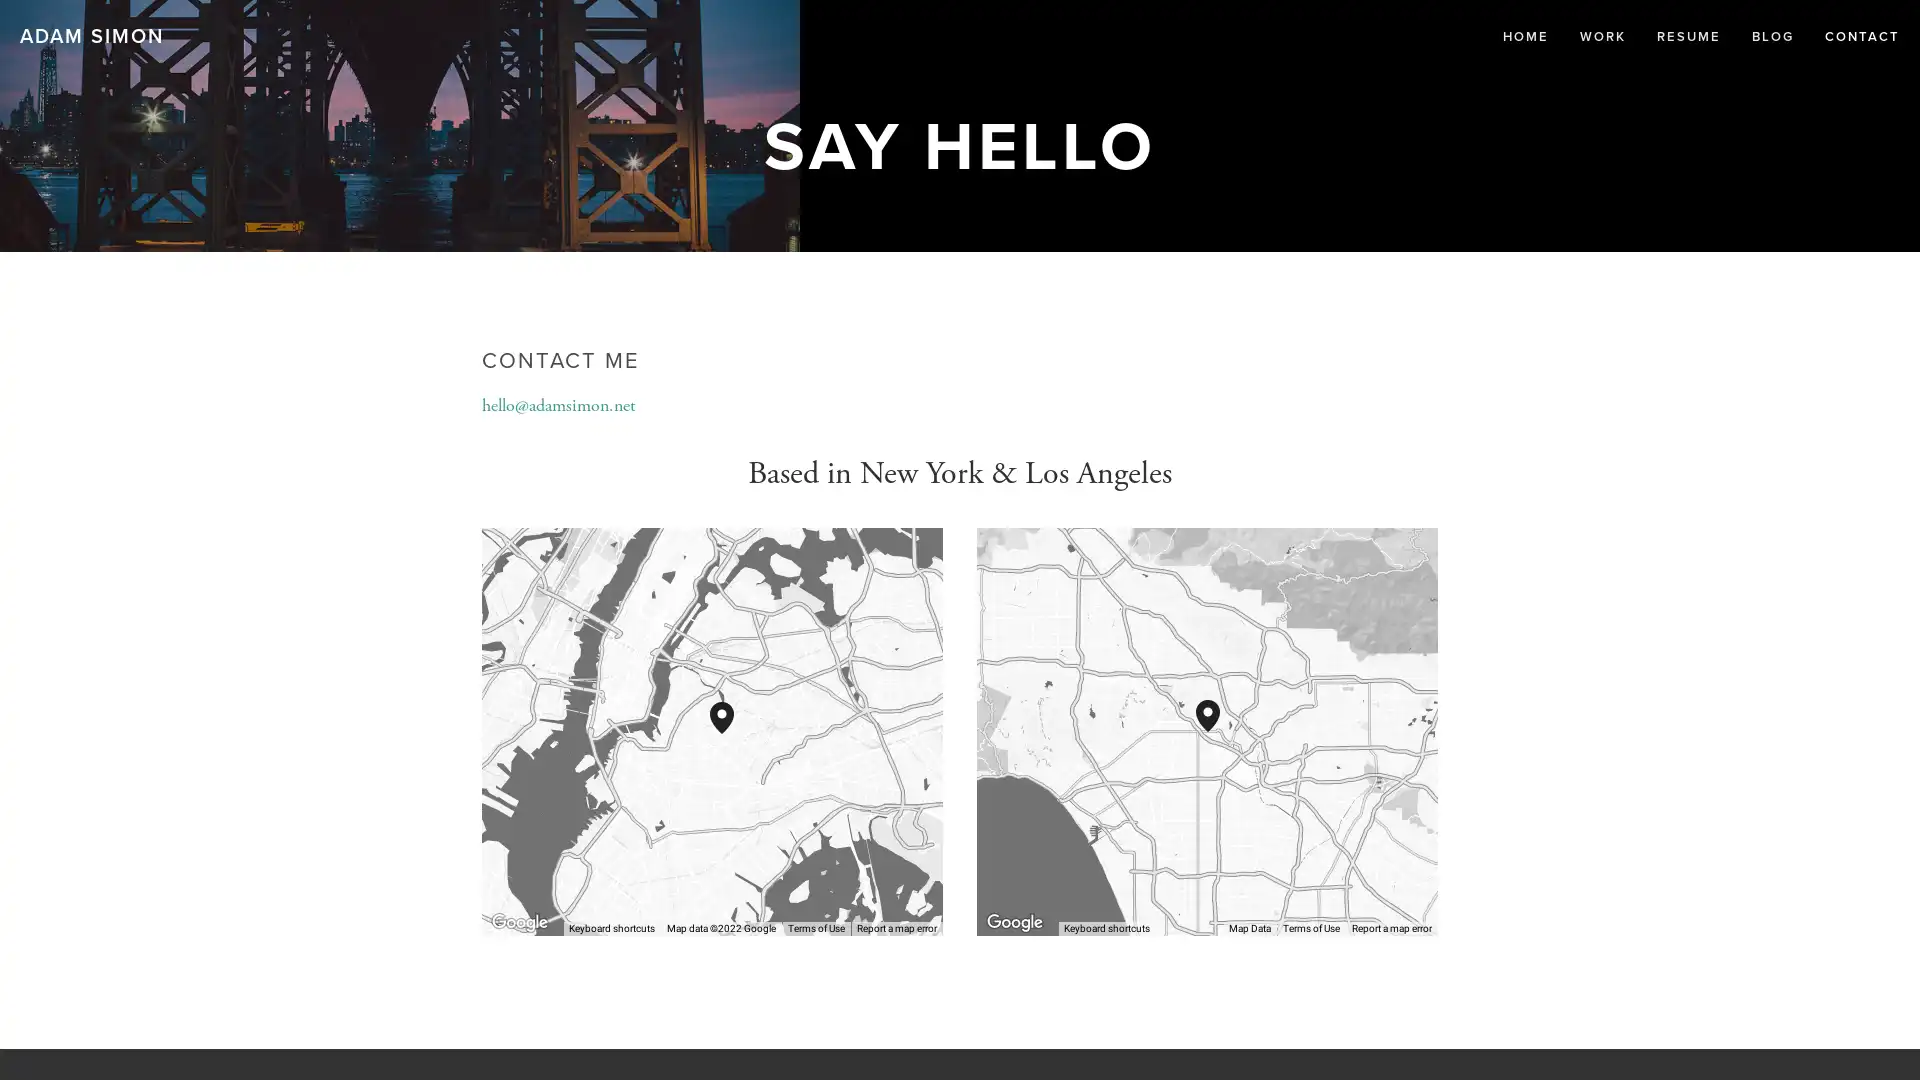 The image size is (1920, 1080). What do you see at coordinates (1106, 928) in the screenshot?
I see `Keyboard shortcuts` at bounding box center [1106, 928].